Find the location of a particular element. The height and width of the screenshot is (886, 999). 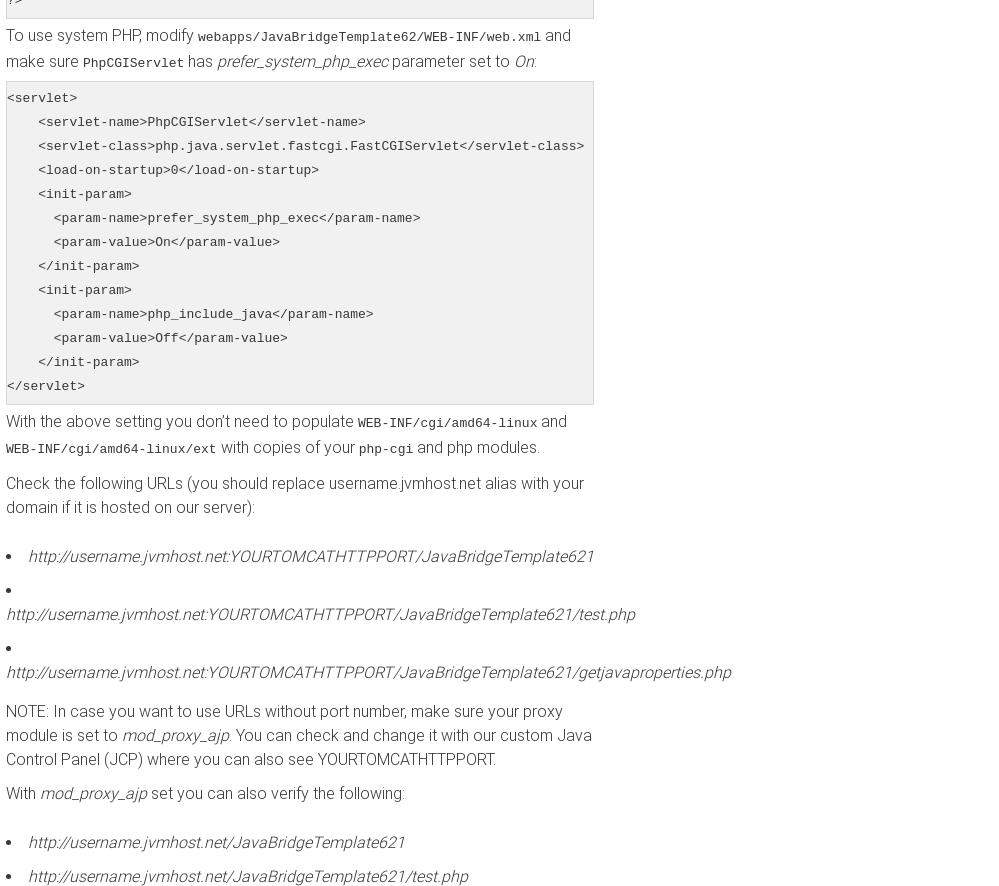

'has' is located at coordinates (183, 60).